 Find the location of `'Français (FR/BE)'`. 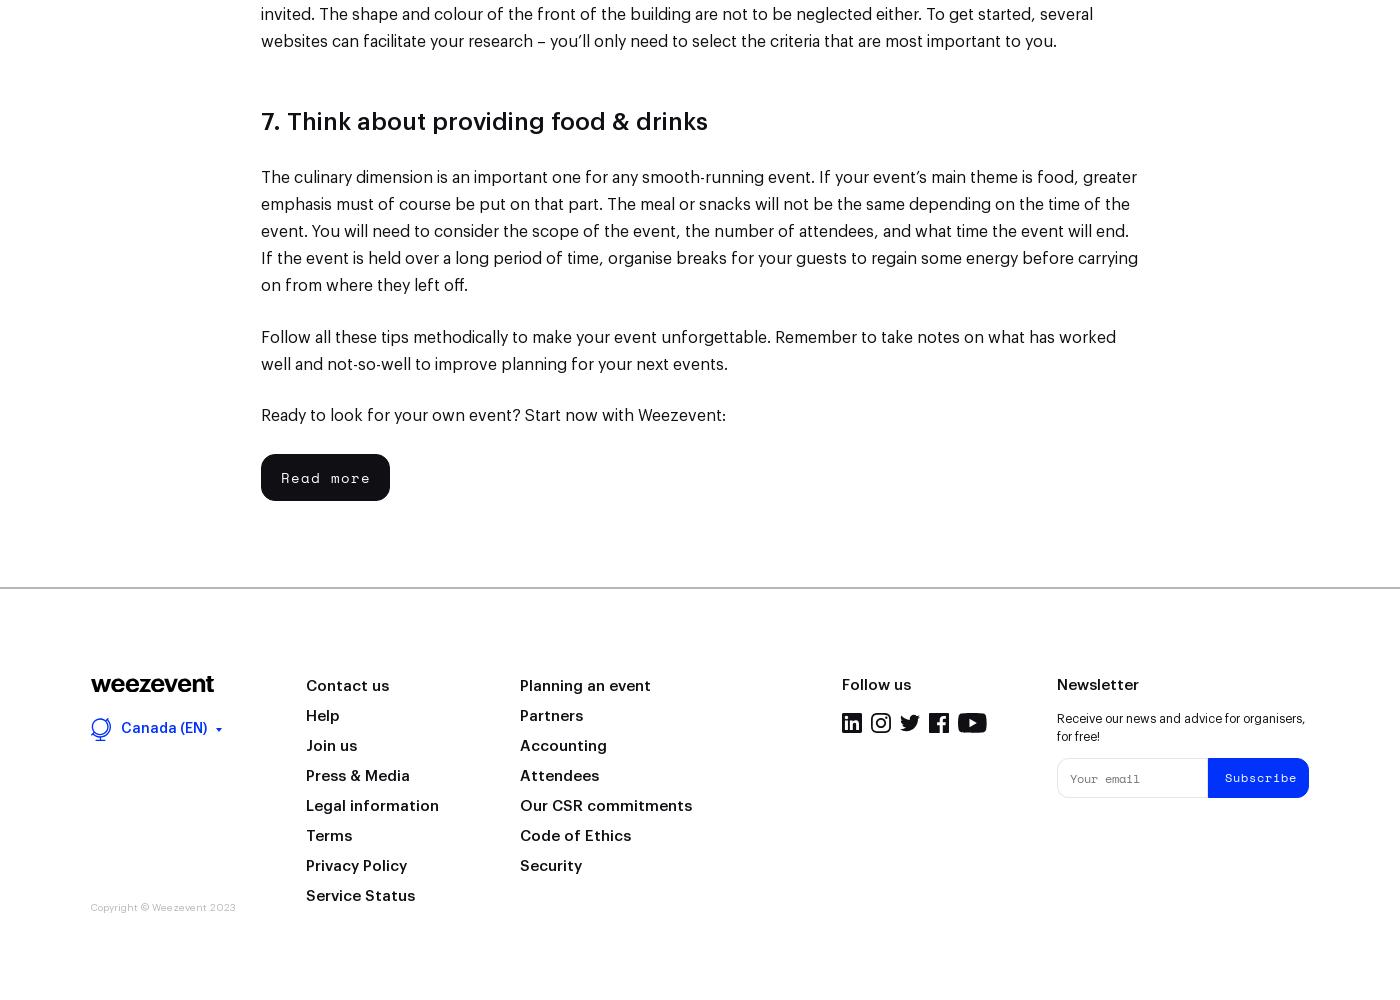

'Français (FR/BE)' is located at coordinates (173, 540).